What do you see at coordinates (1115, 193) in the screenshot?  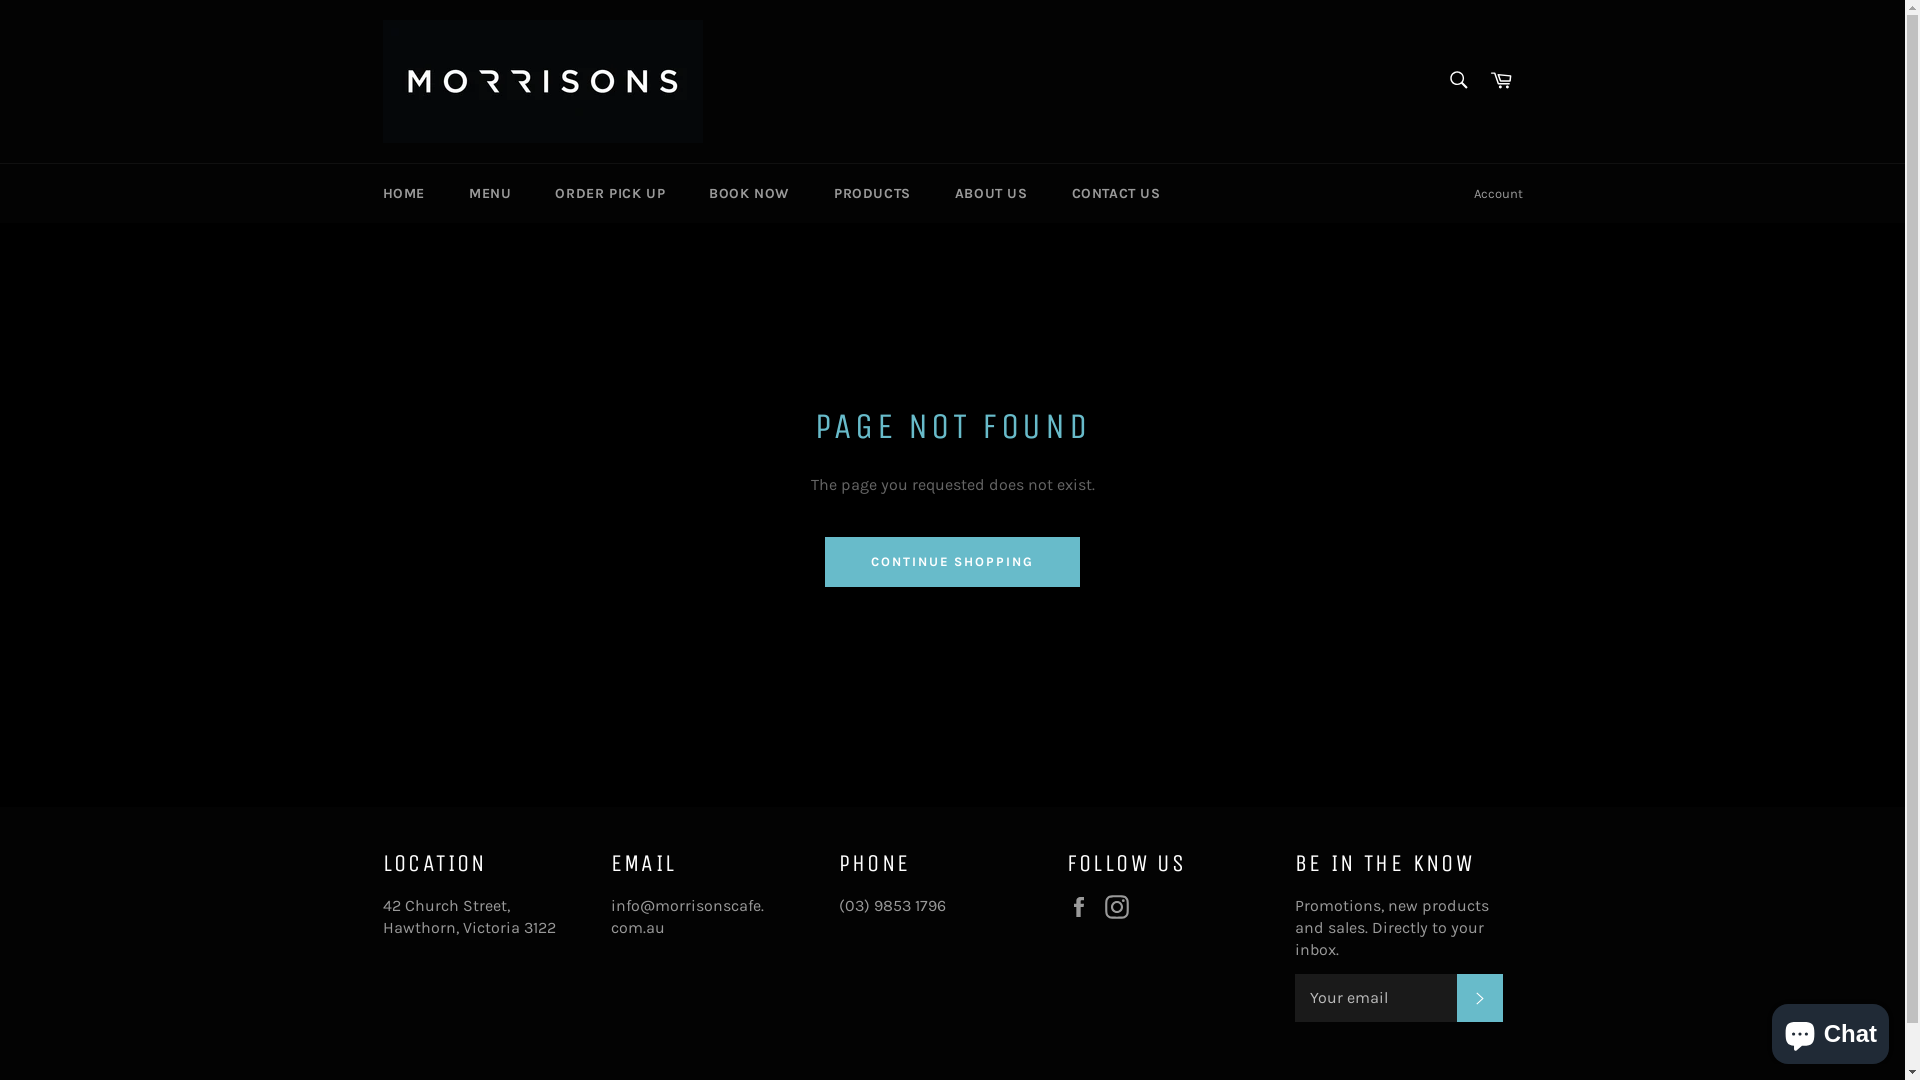 I see `'CONTACT US'` at bounding box center [1115, 193].